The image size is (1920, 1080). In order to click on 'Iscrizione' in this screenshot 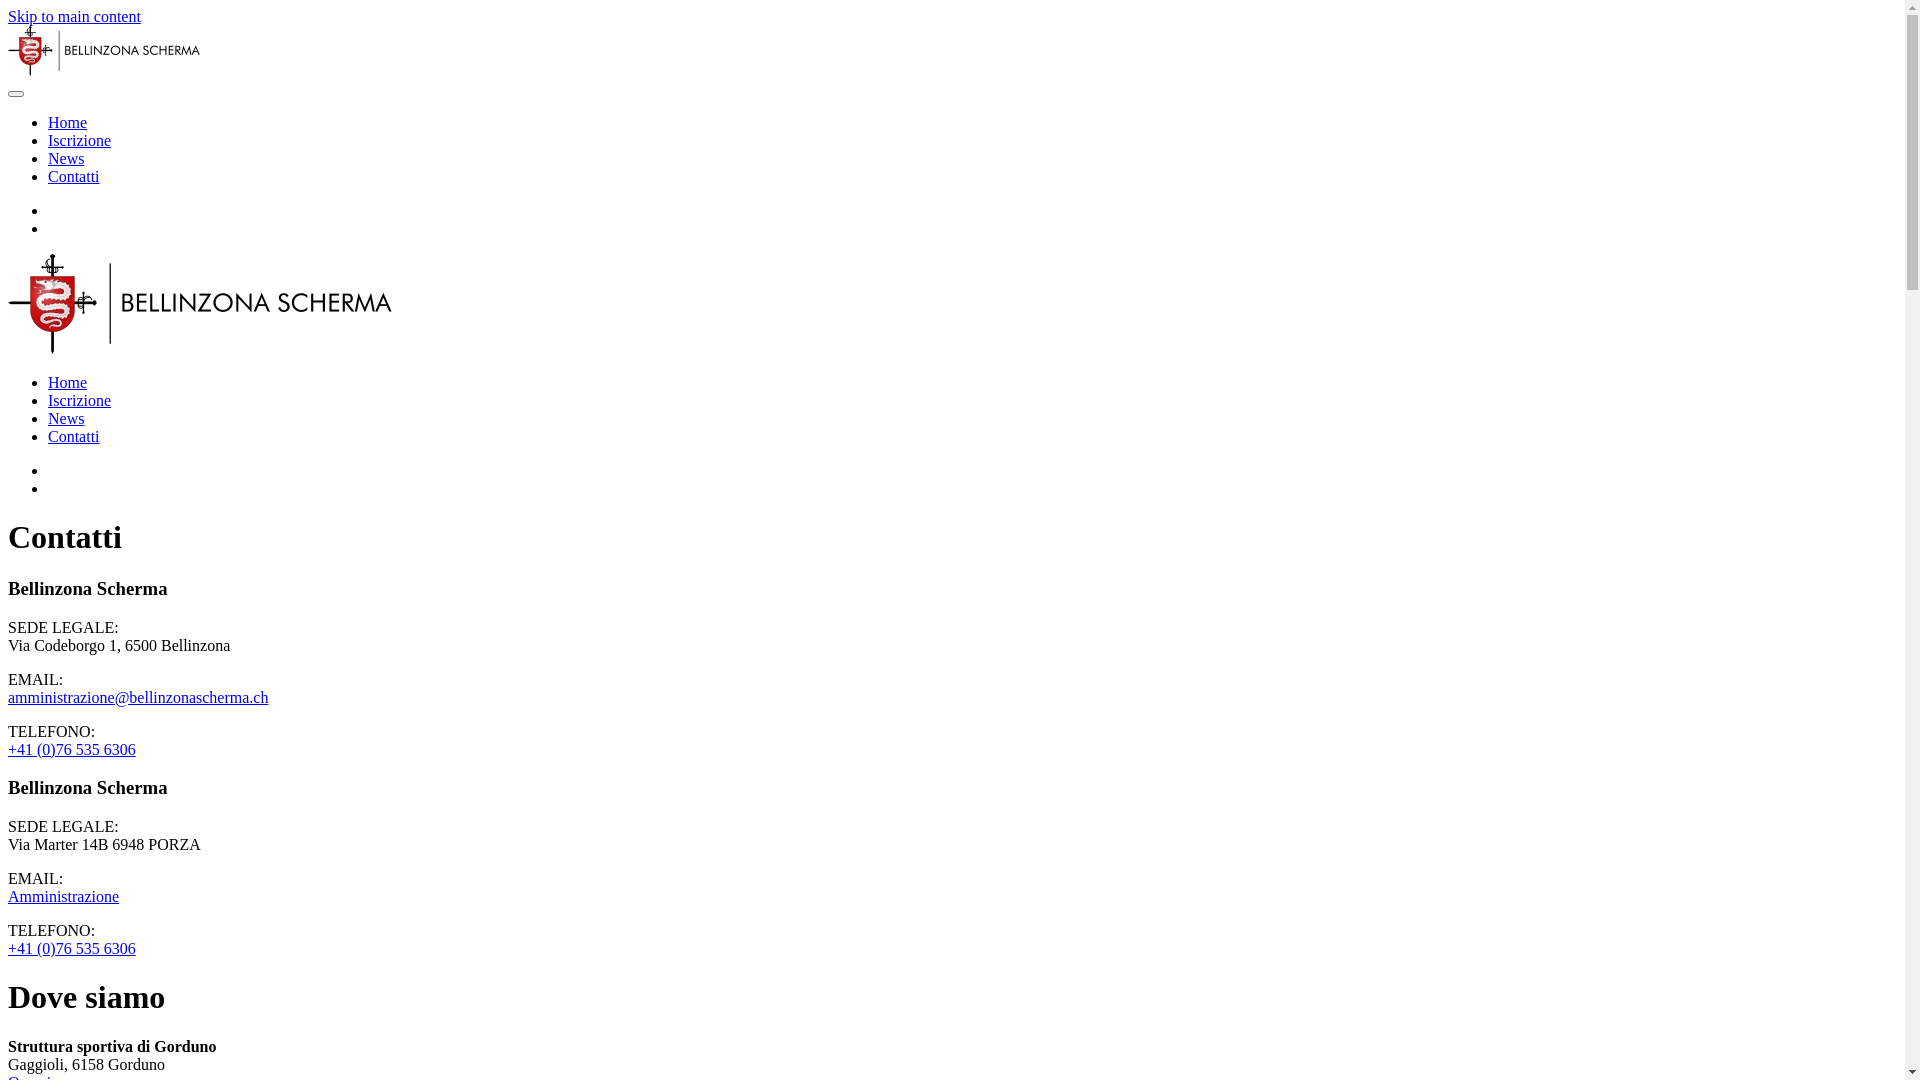, I will do `click(79, 139)`.